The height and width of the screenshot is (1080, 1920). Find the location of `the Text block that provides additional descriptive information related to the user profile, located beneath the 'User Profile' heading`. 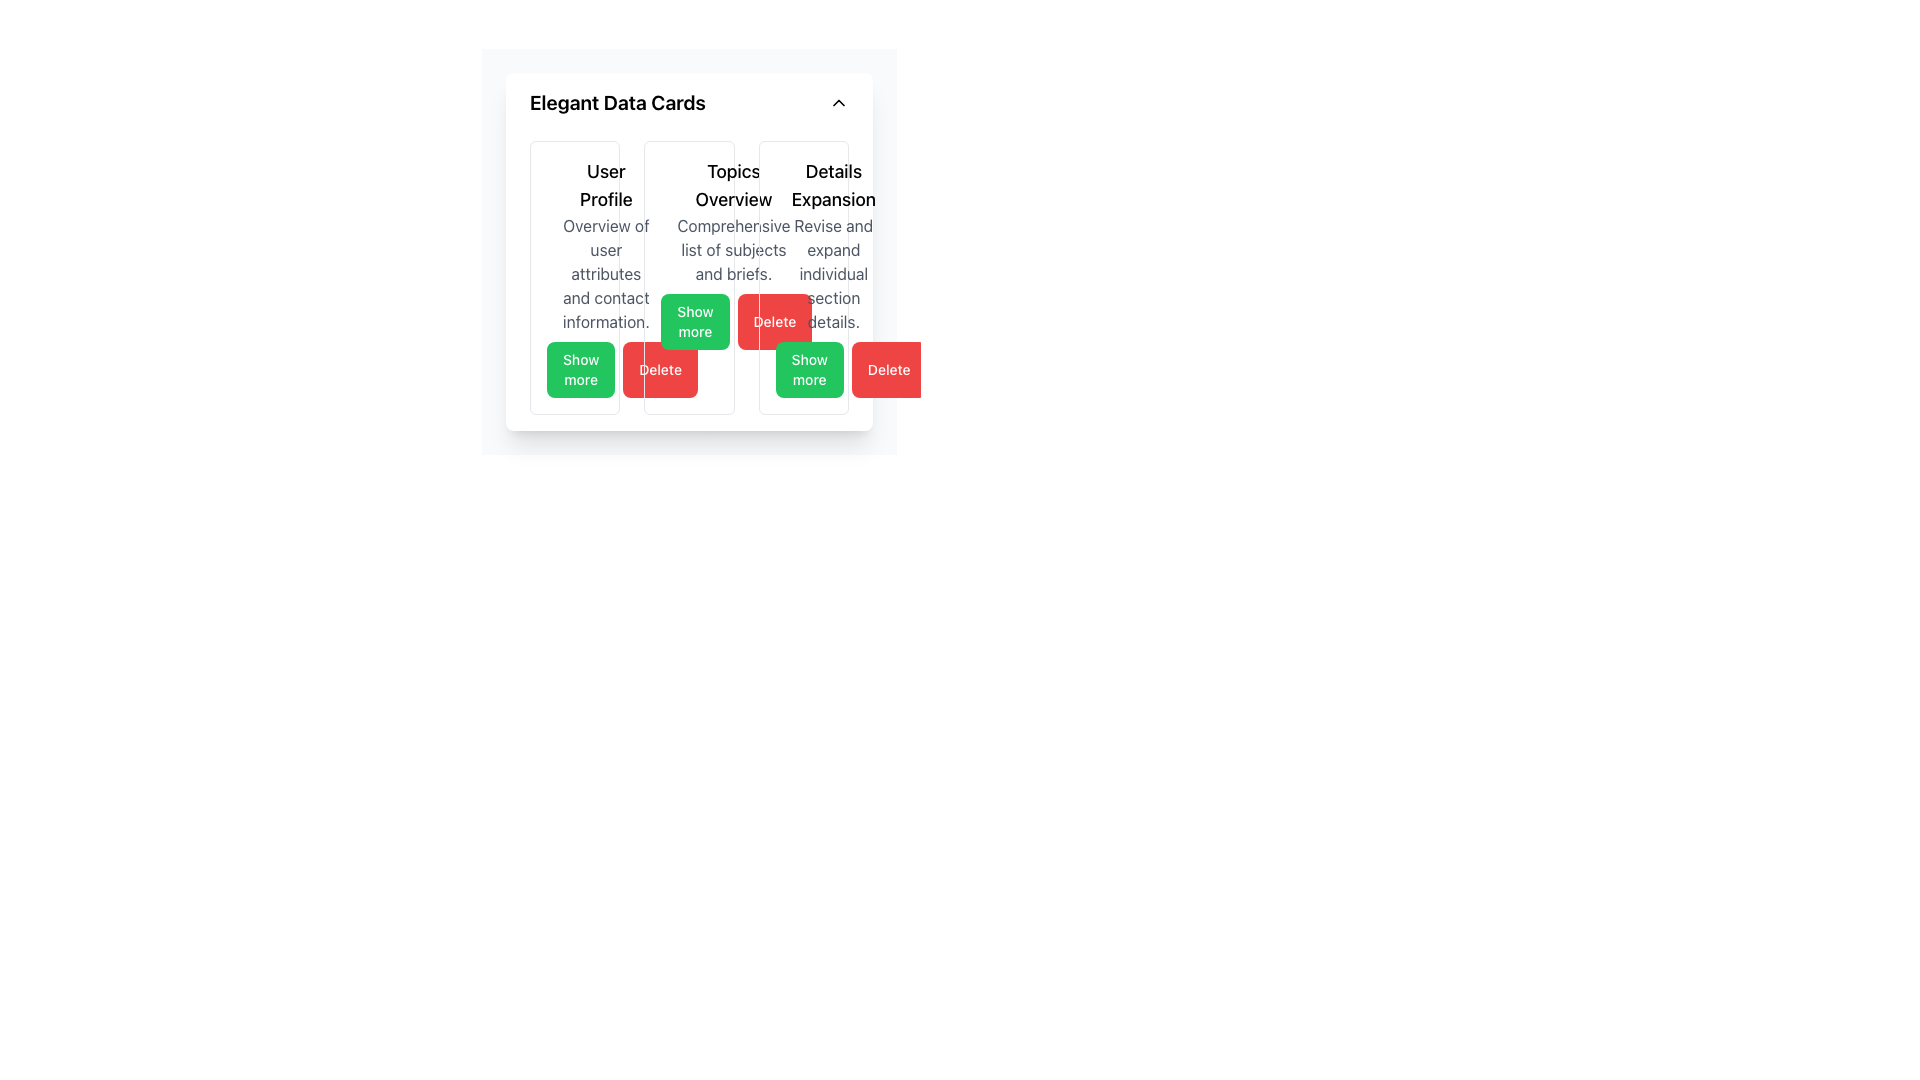

the Text block that provides additional descriptive information related to the user profile, located beneath the 'User Profile' heading is located at coordinates (605, 273).